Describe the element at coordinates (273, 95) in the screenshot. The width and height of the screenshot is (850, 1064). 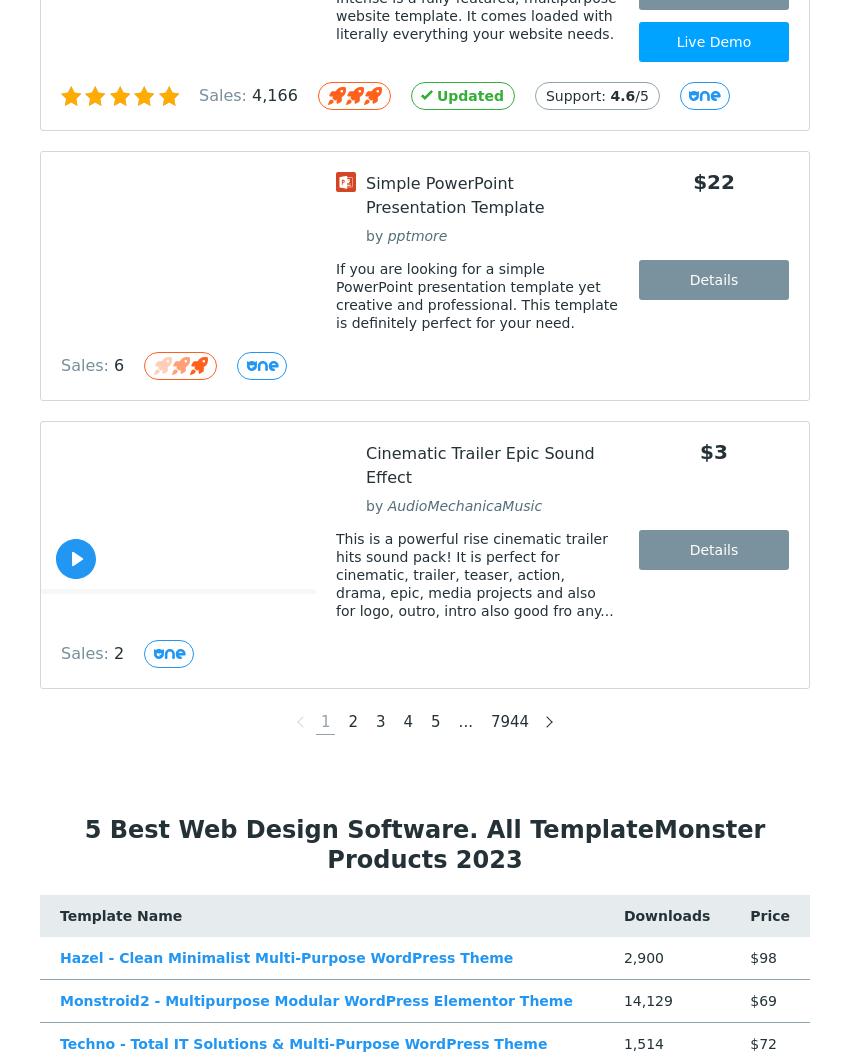
I see `'4,166'` at that location.